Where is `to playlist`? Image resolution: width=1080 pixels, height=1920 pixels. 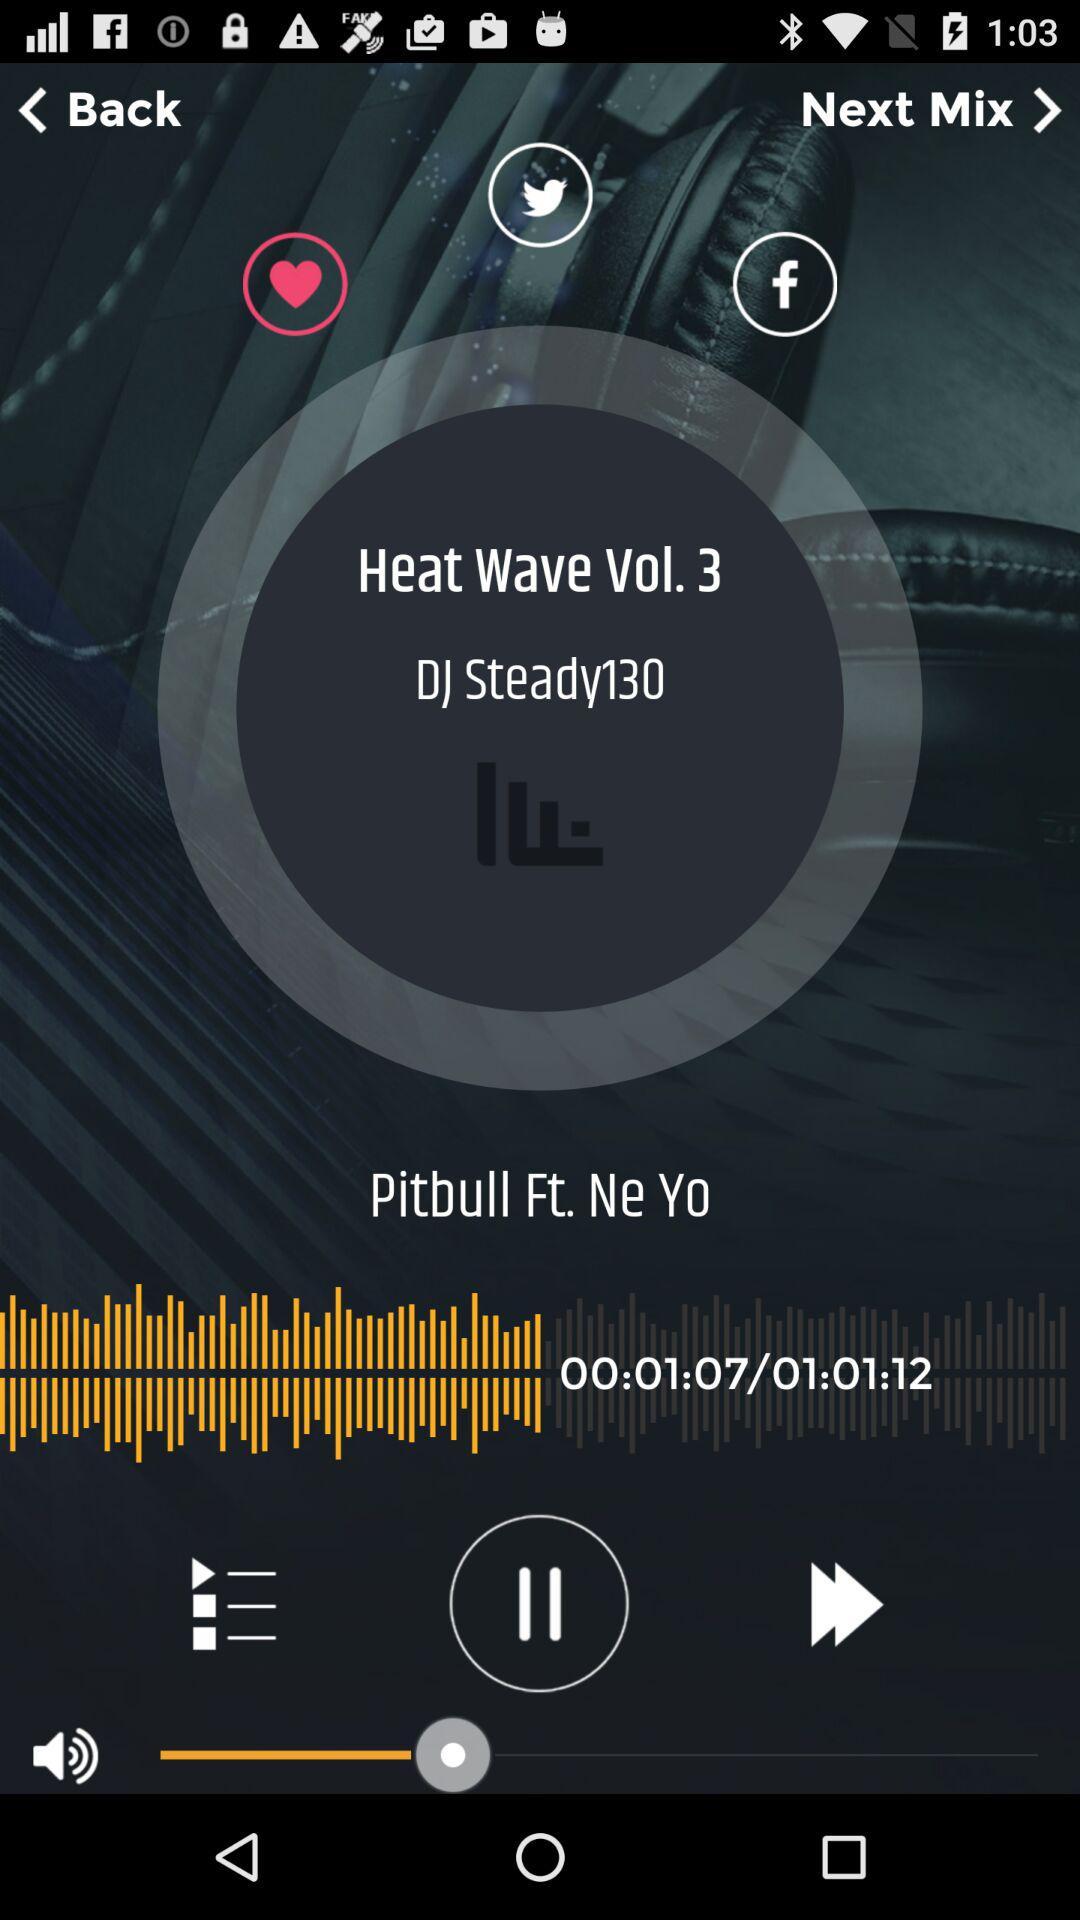 to playlist is located at coordinates (231, 1603).